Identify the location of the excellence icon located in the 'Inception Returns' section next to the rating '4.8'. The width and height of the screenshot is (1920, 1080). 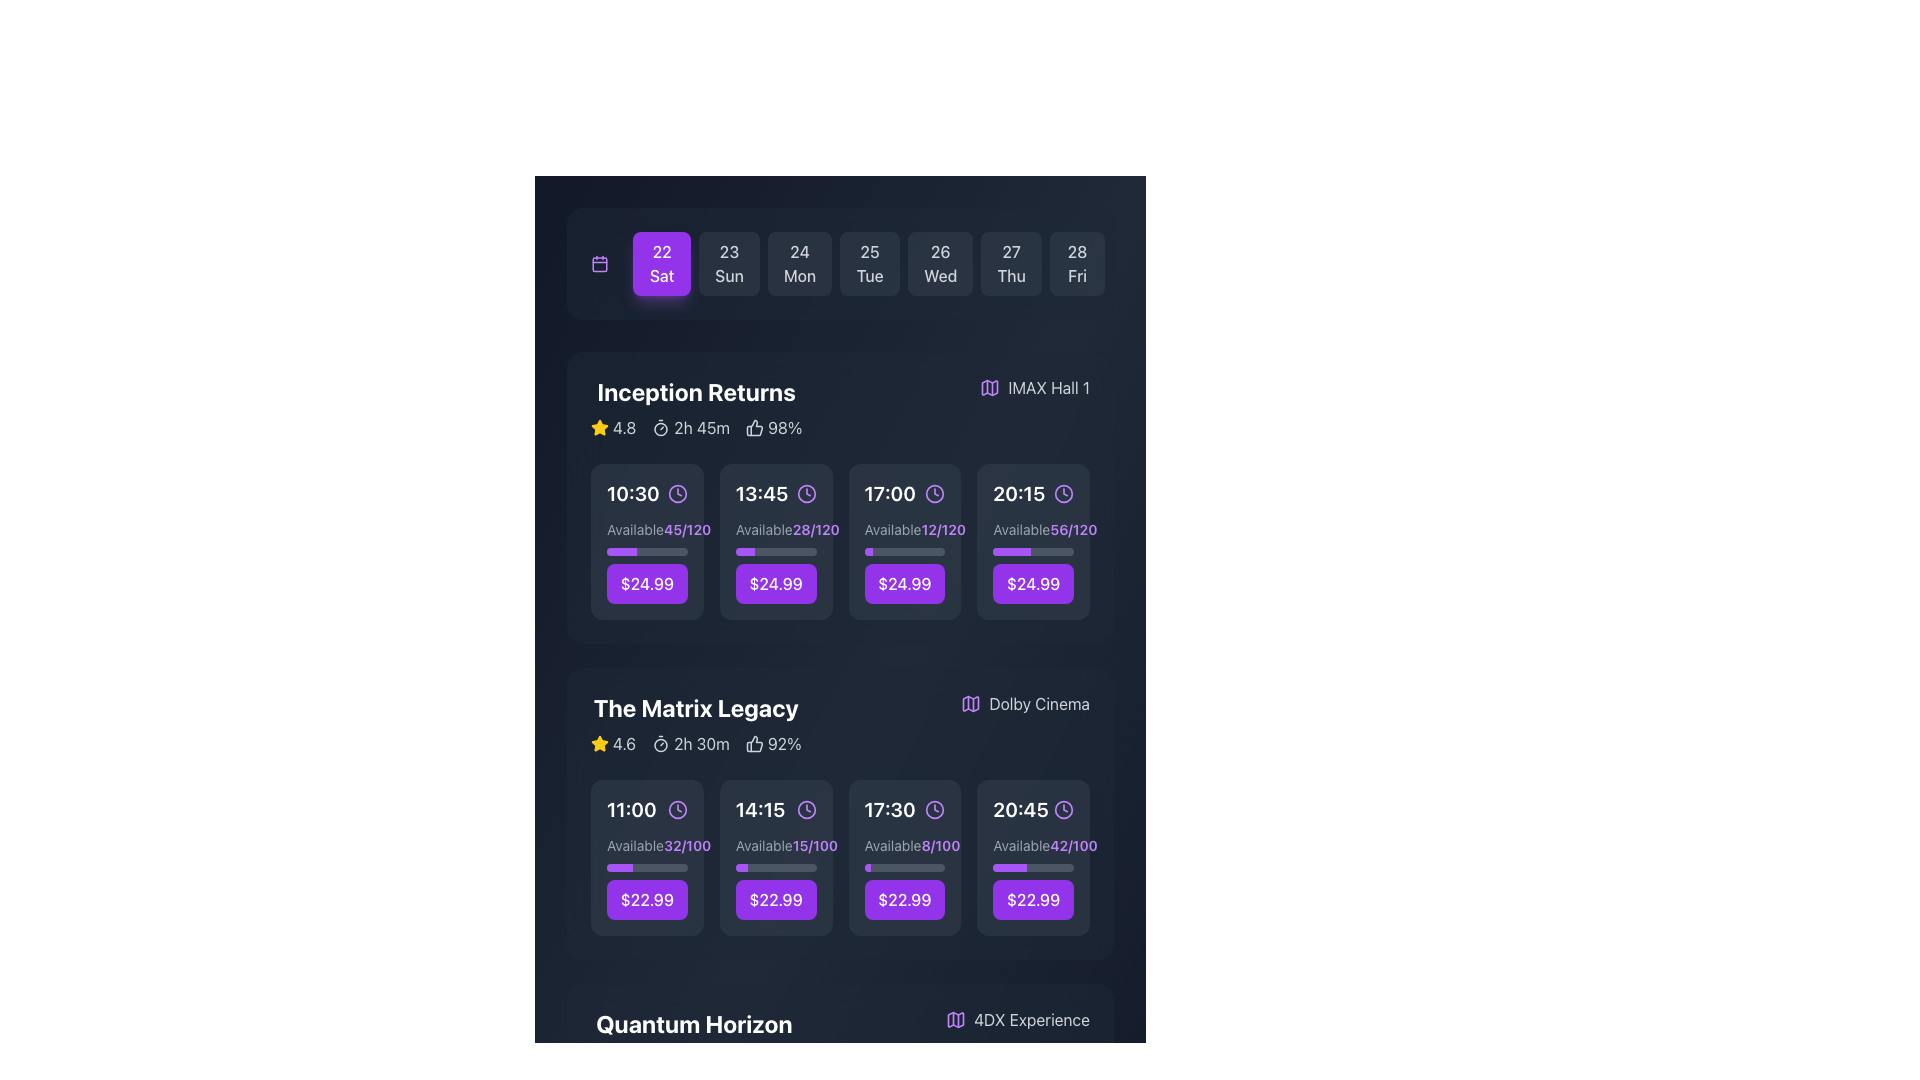
(599, 427).